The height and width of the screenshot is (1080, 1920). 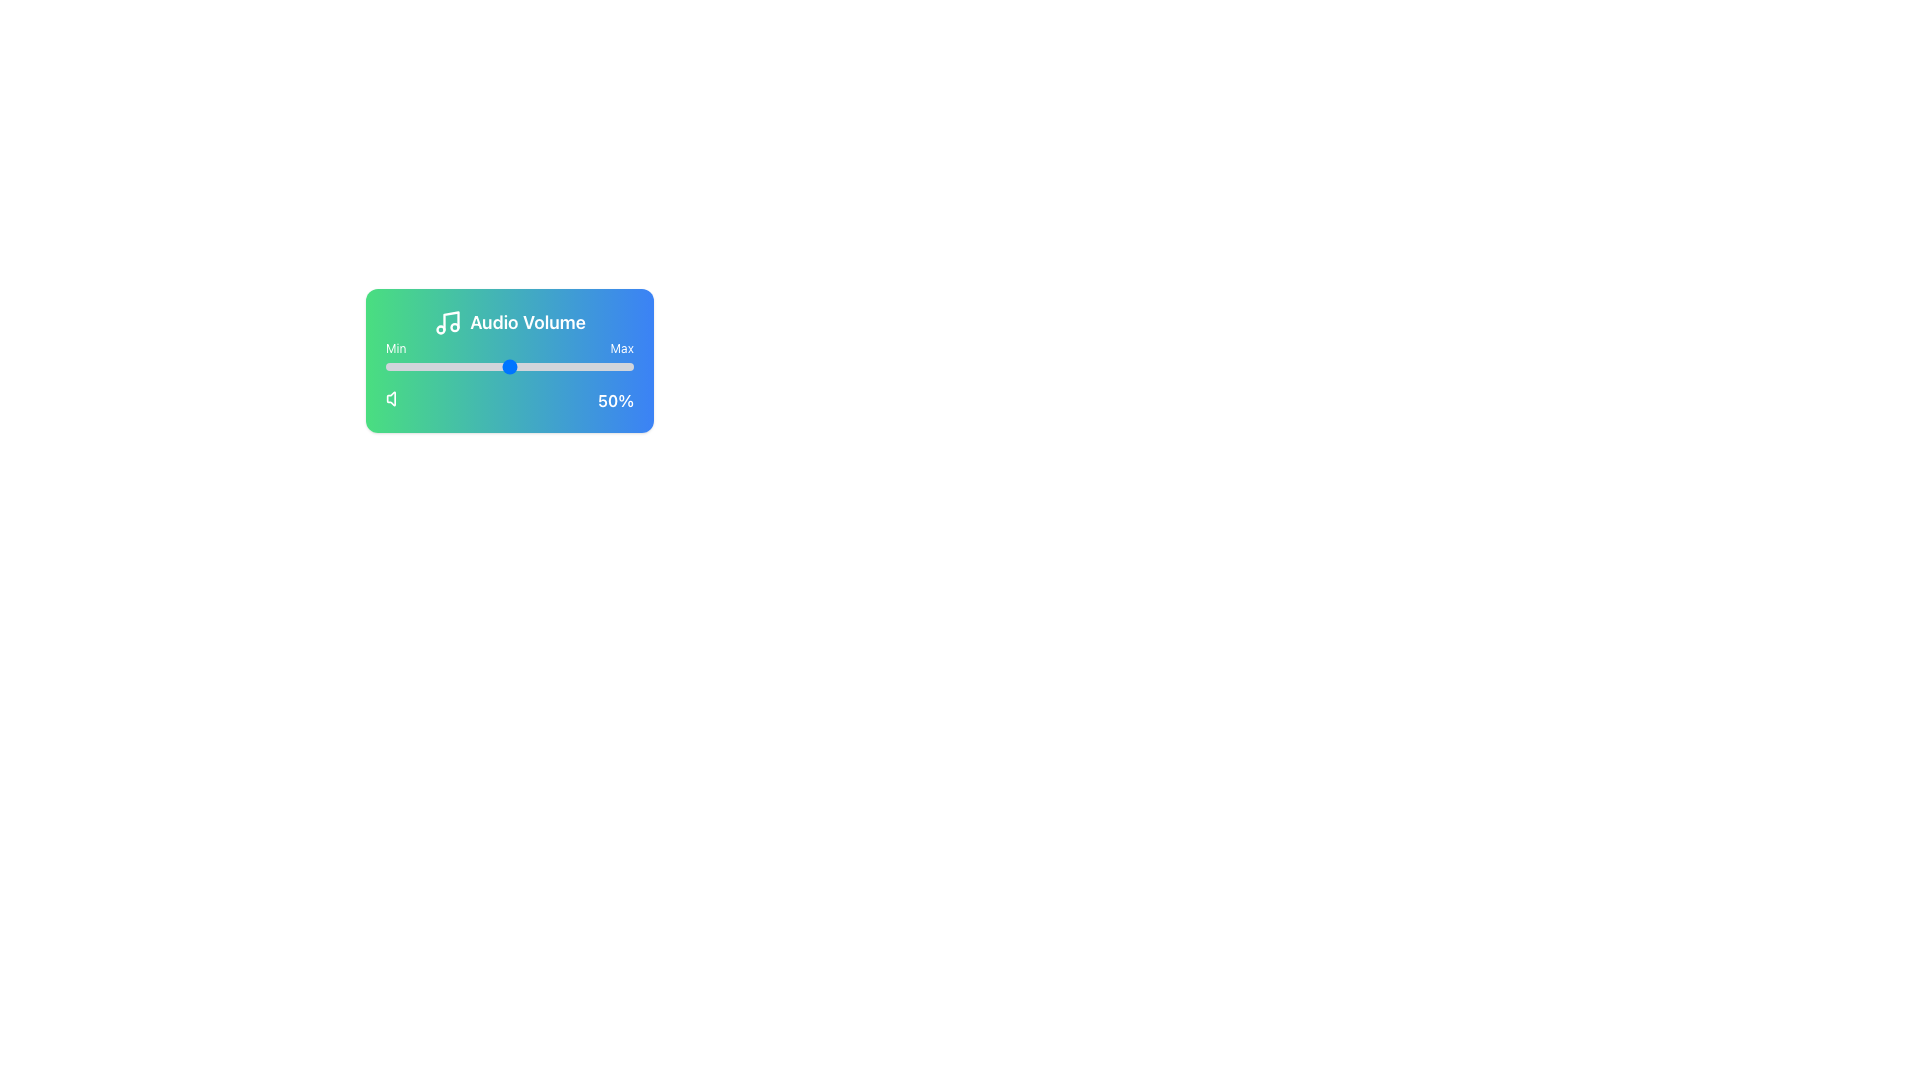 I want to click on the slider, so click(x=490, y=366).